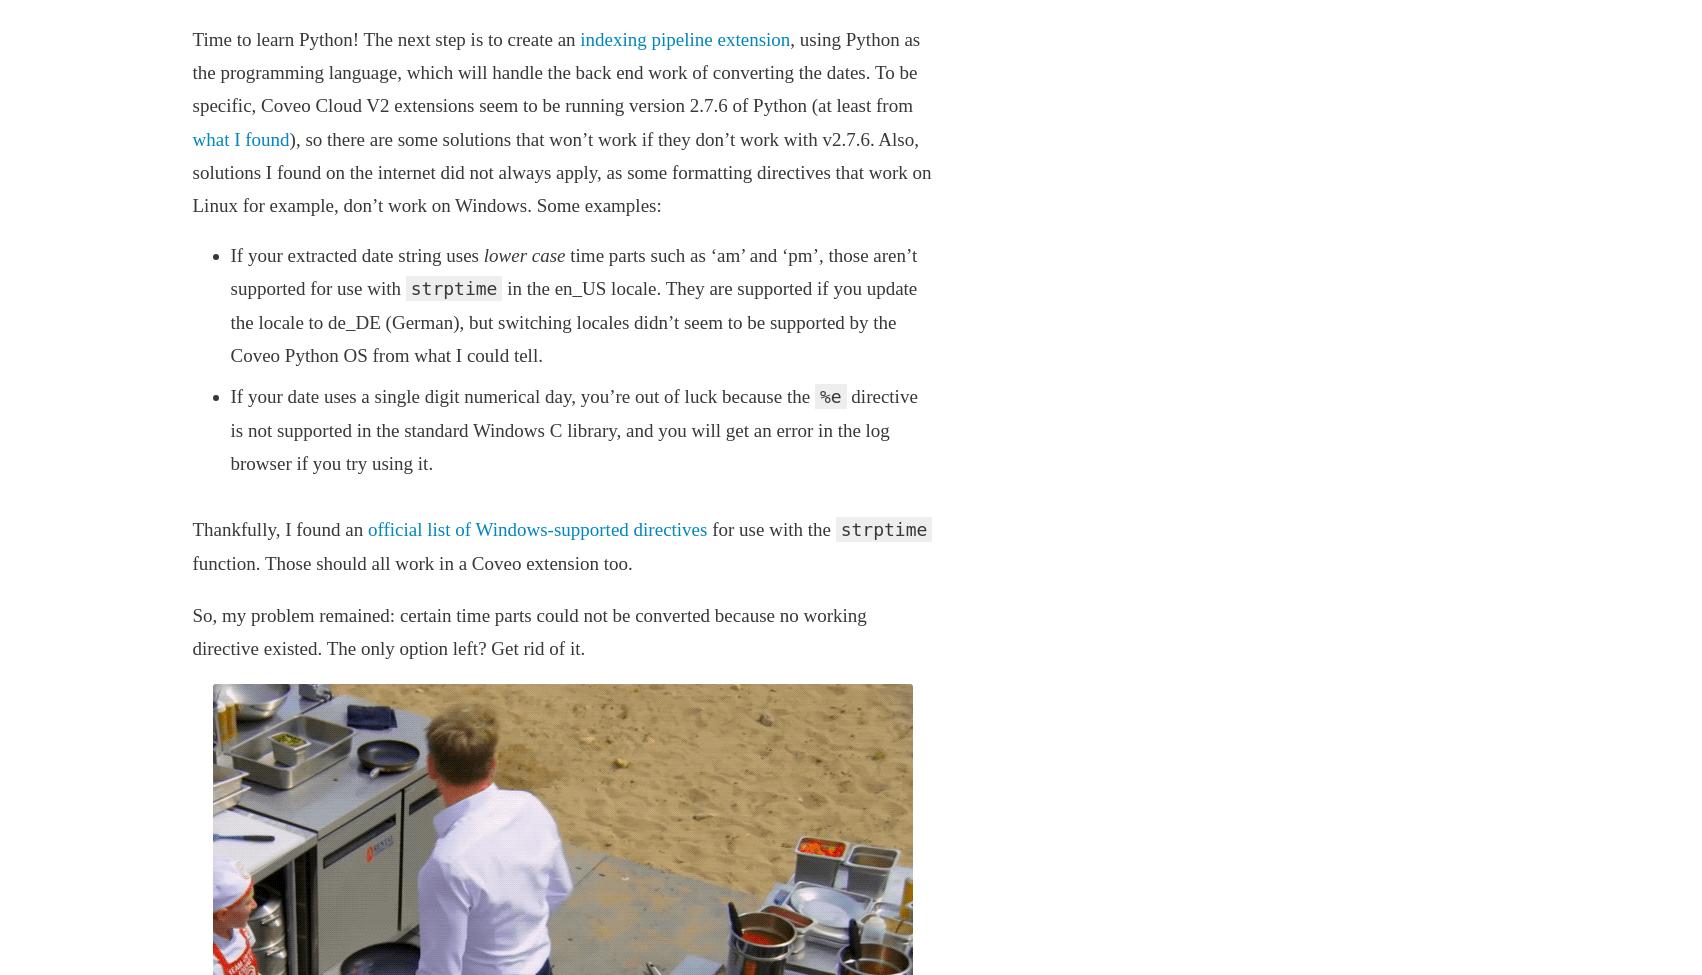 This screenshot has height=975, width=1702. What do you see at coordinates (190, 528) in the screenshot?
I see `'Thankfully, I found an'` at bounding box center [190, 528].